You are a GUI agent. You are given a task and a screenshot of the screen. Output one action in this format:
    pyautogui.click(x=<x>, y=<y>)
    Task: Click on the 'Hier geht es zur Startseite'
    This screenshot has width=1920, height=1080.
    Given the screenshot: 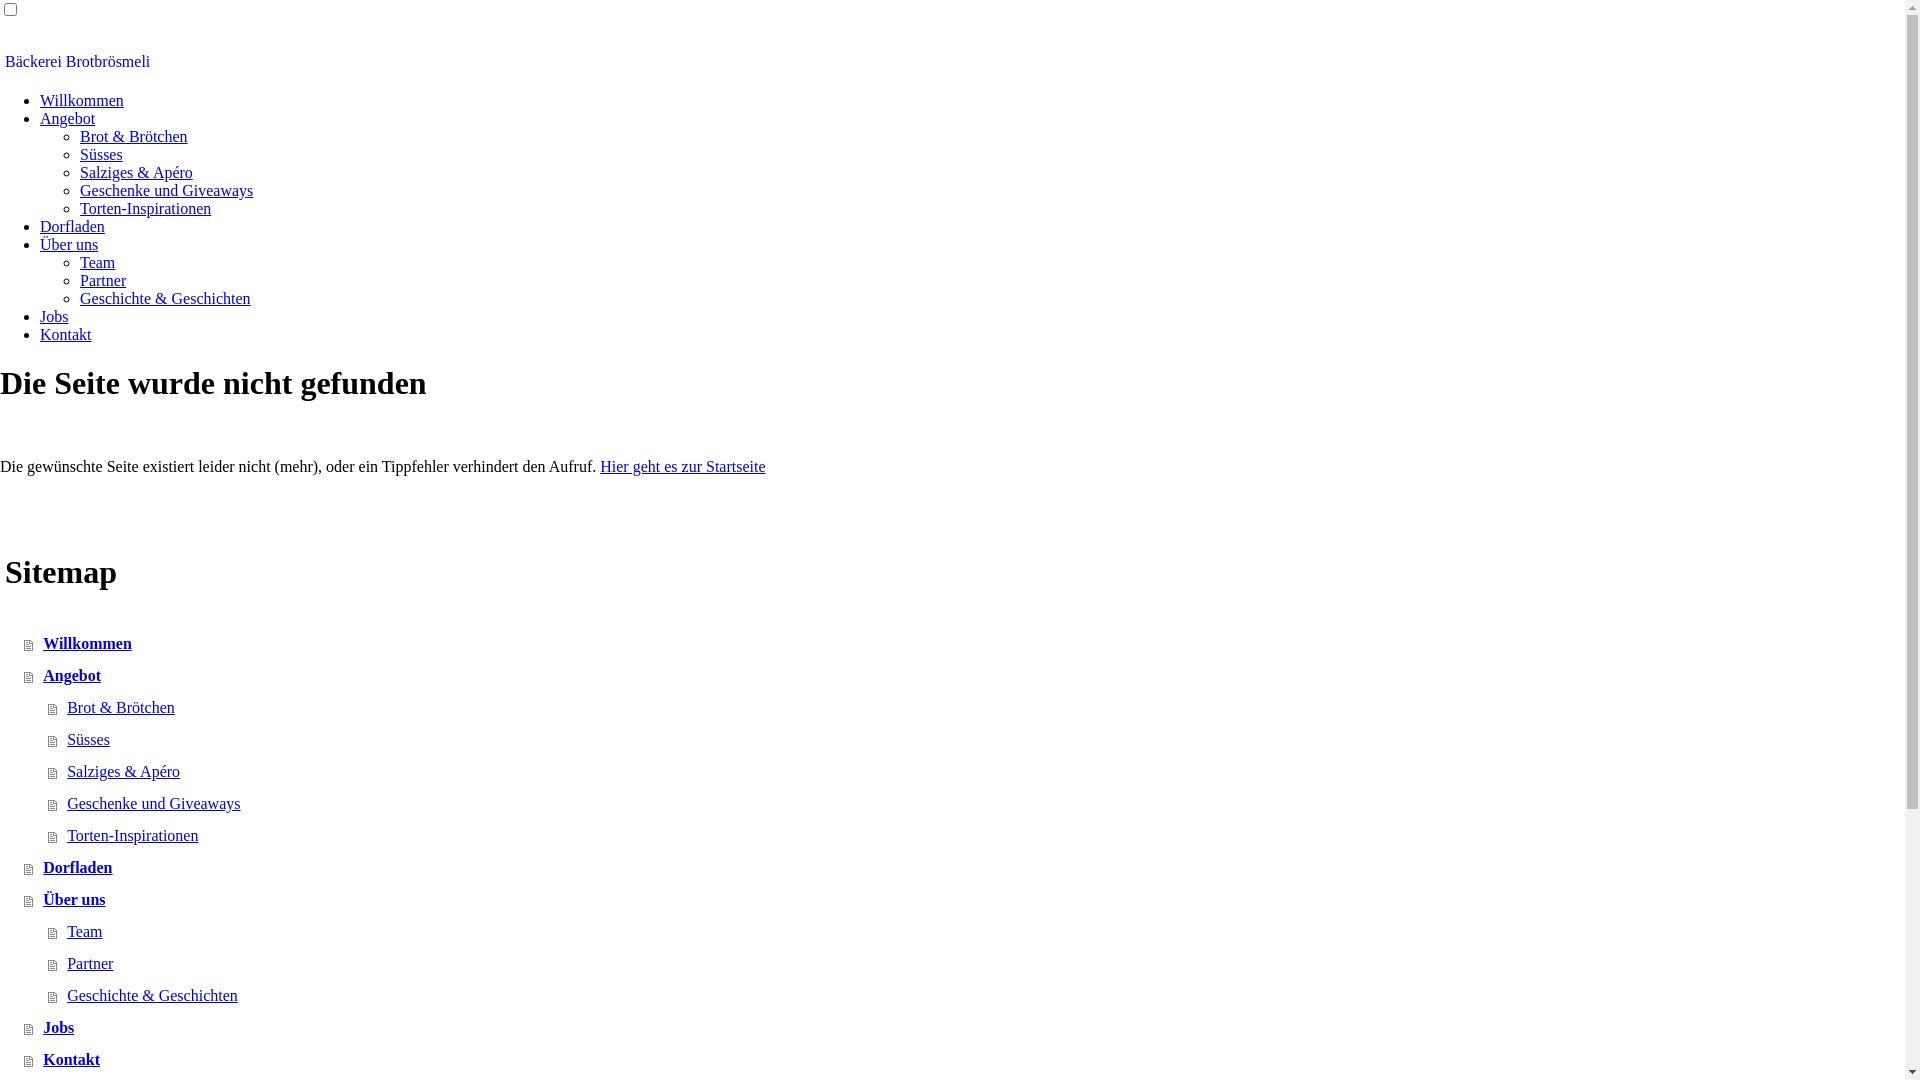 What is the action you would take?
    pyautogui.click(x=682, y=466)
    